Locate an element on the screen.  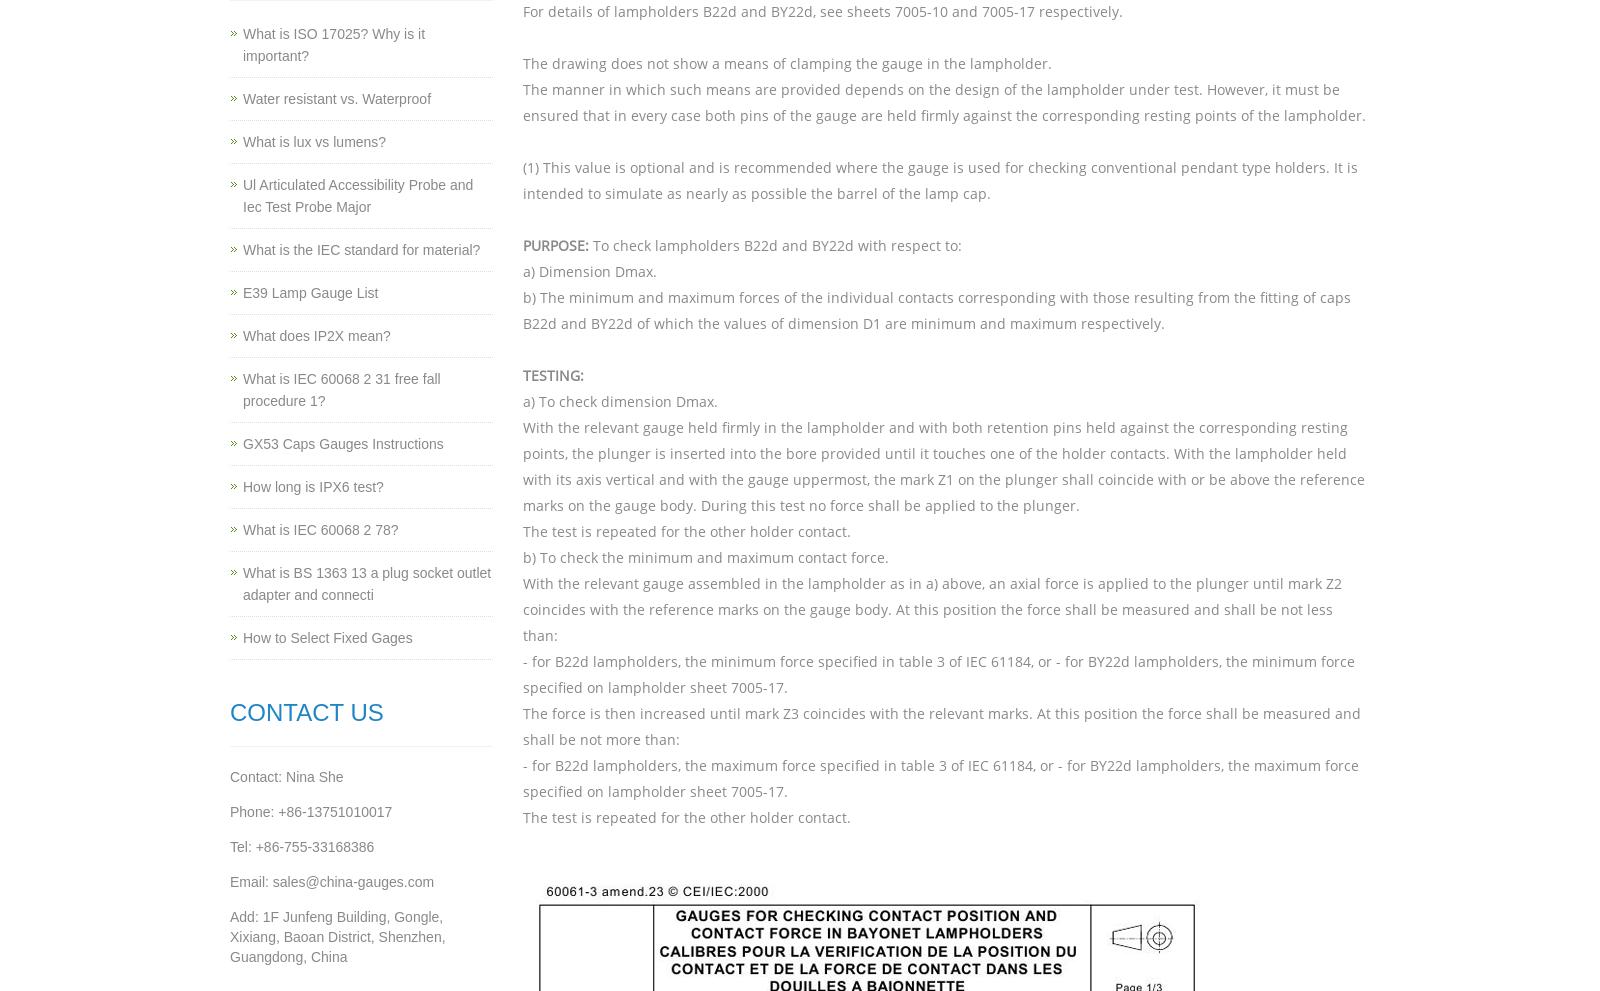
'What is lux vs lumens?' is located at coordinates (314, 141).